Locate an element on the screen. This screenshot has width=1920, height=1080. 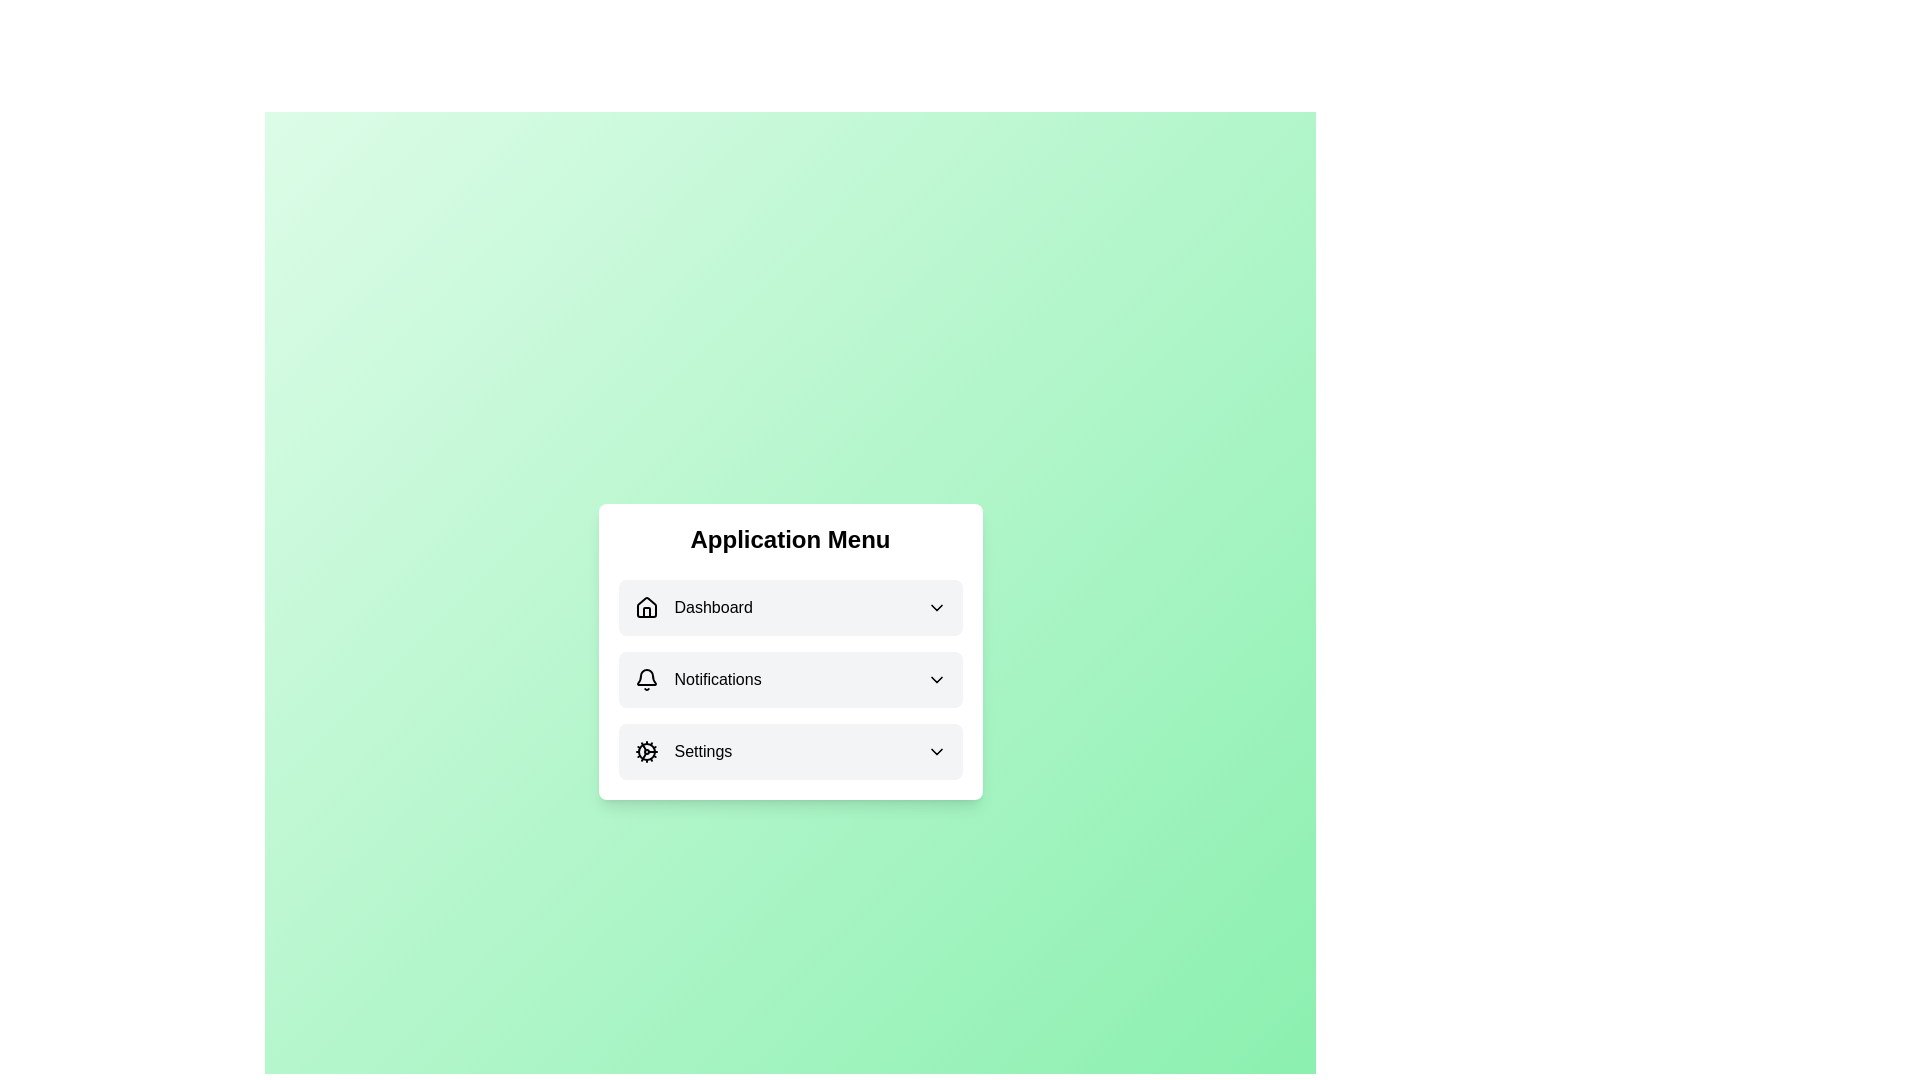
the downwards-pointing chevron icon on the far-right side of the 'Dashboard' component is located at coordinates (935, 607).